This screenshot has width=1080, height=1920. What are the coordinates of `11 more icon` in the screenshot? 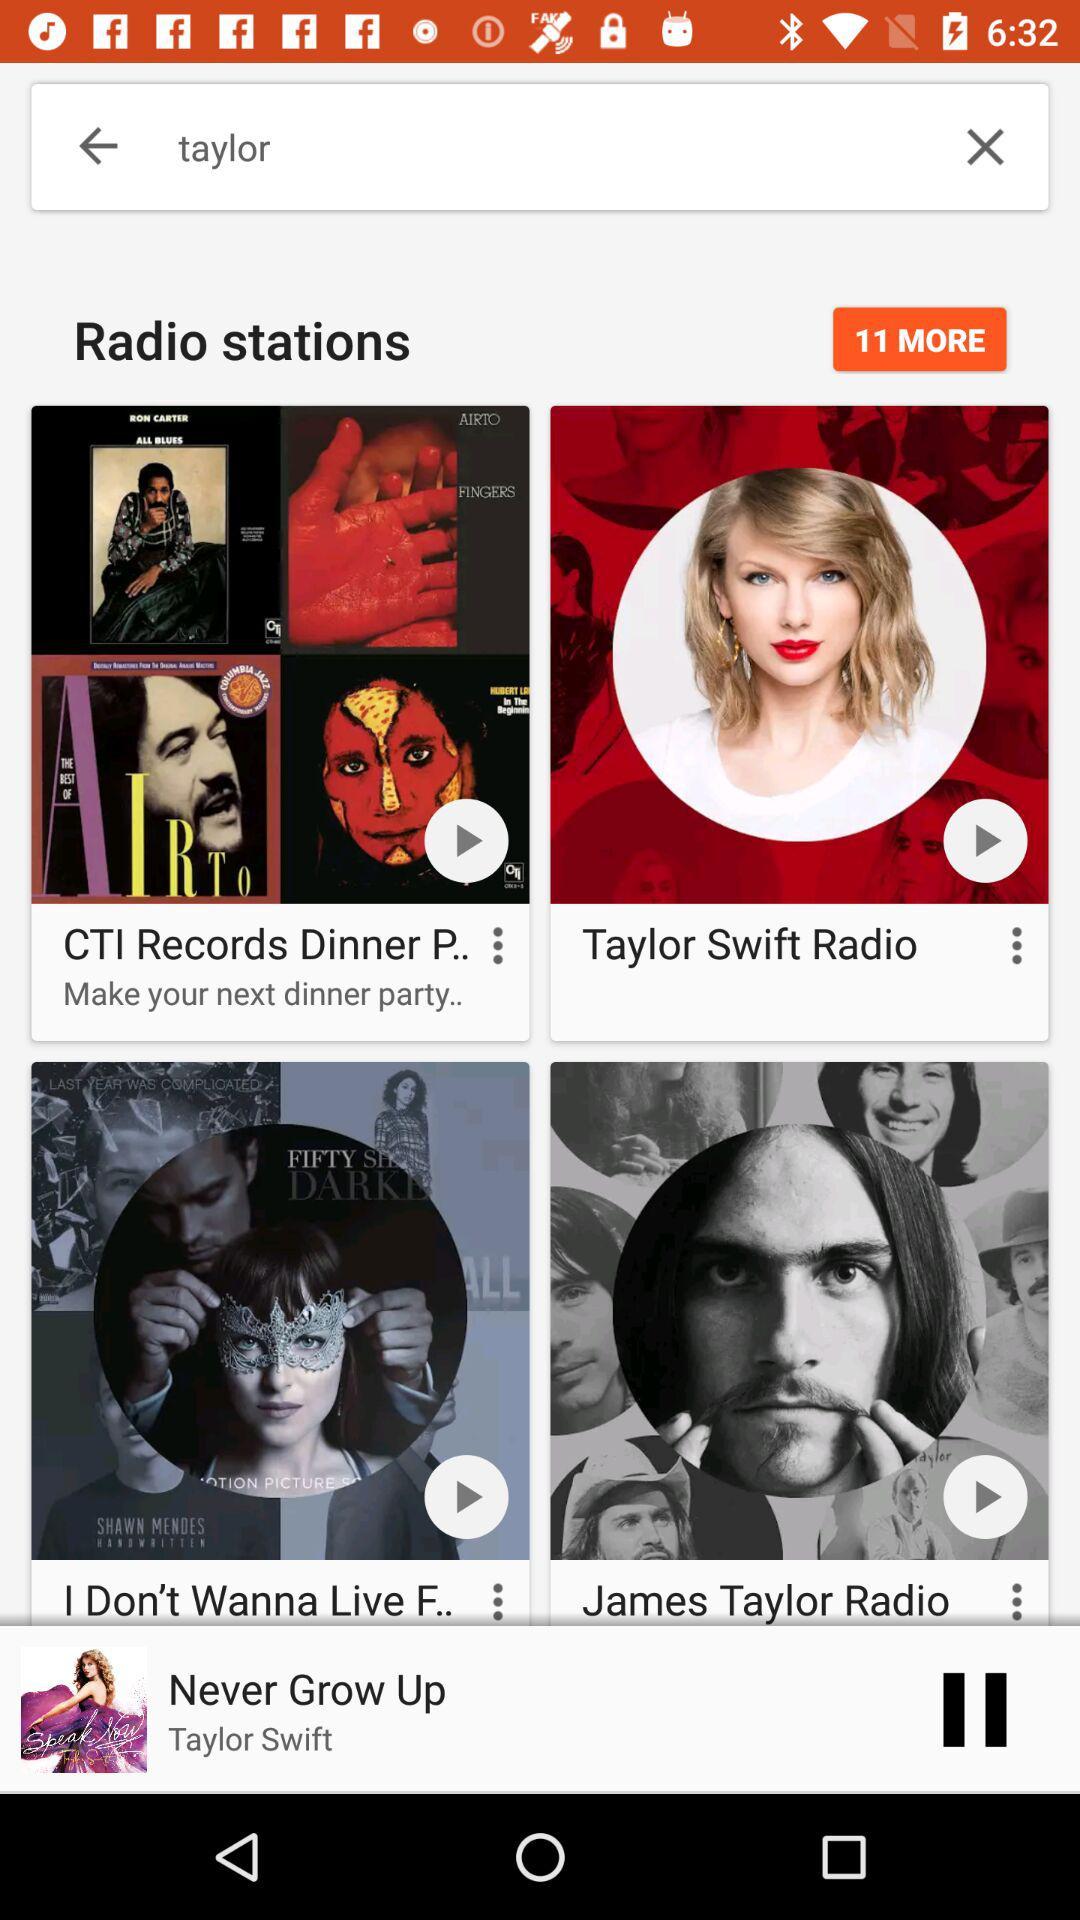 It's located at (919, 339).